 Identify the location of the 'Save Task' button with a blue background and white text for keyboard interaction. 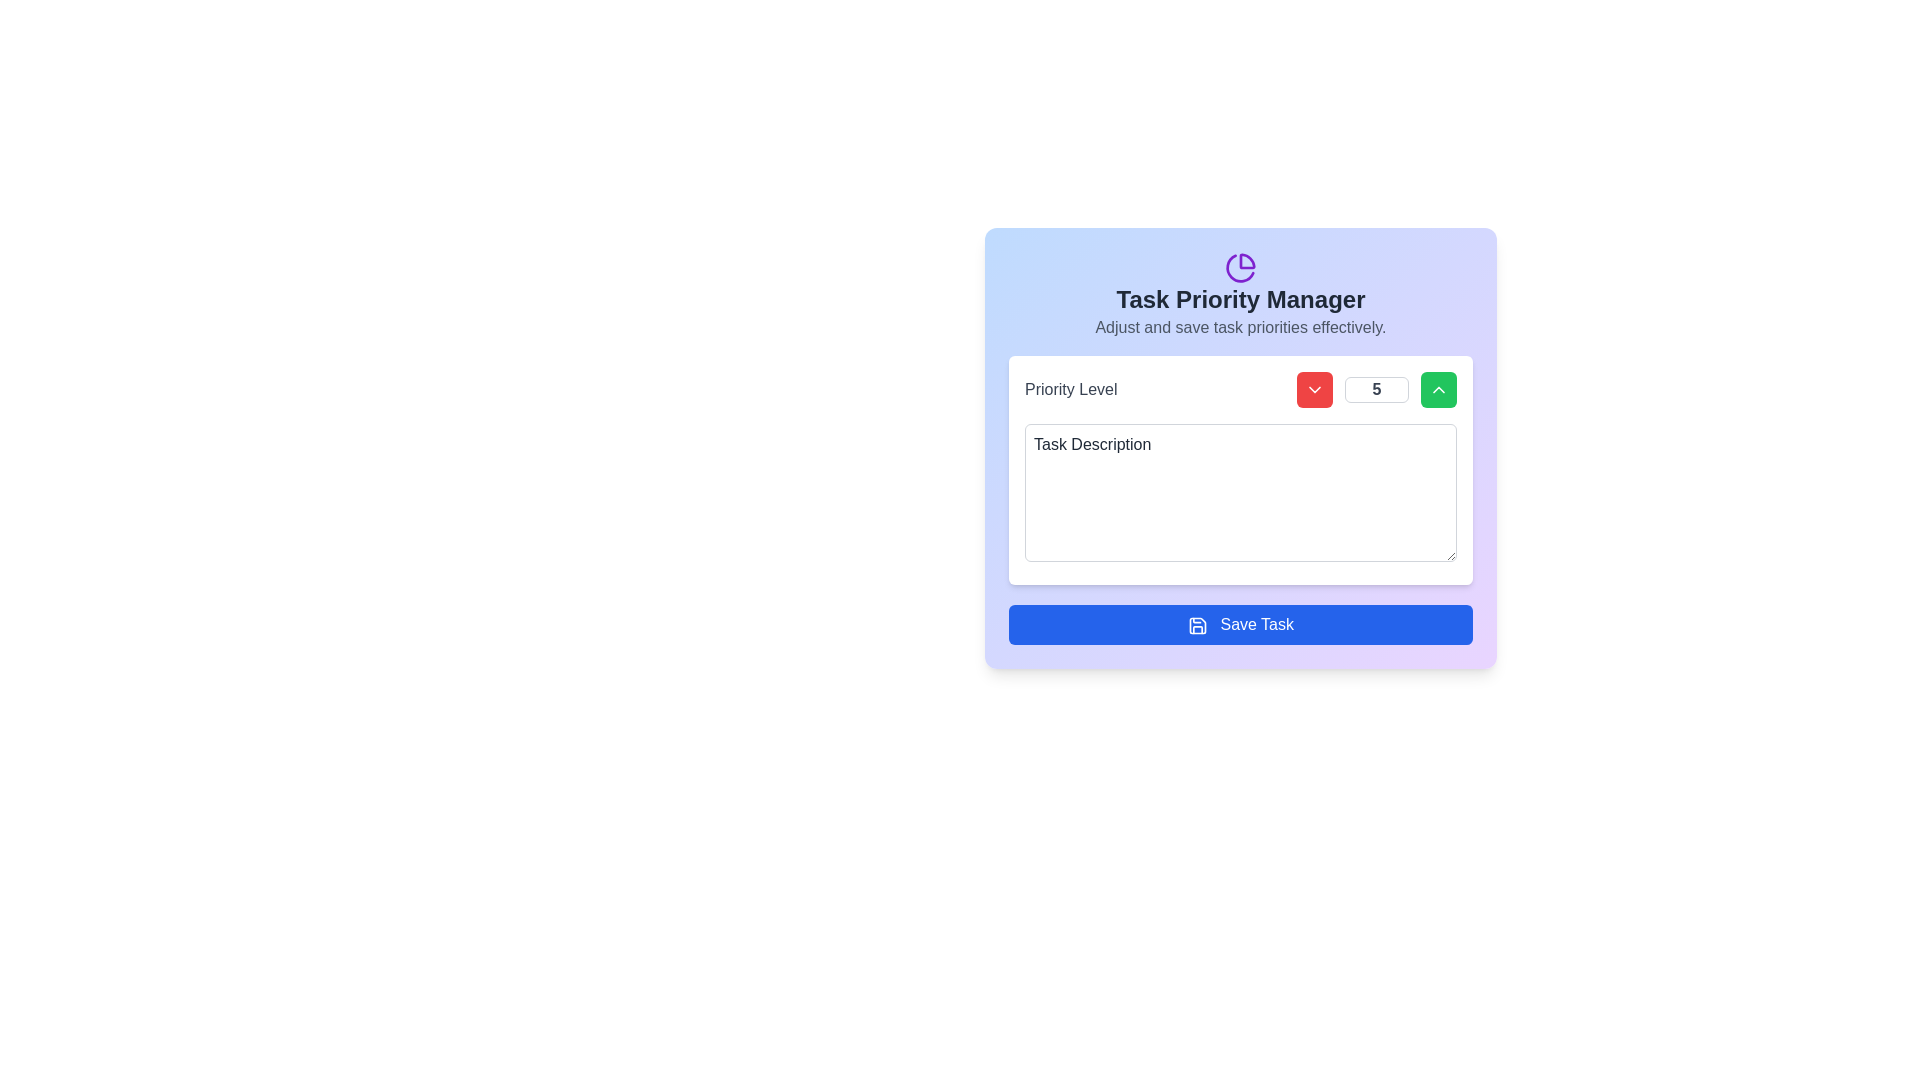
(1240, 623).